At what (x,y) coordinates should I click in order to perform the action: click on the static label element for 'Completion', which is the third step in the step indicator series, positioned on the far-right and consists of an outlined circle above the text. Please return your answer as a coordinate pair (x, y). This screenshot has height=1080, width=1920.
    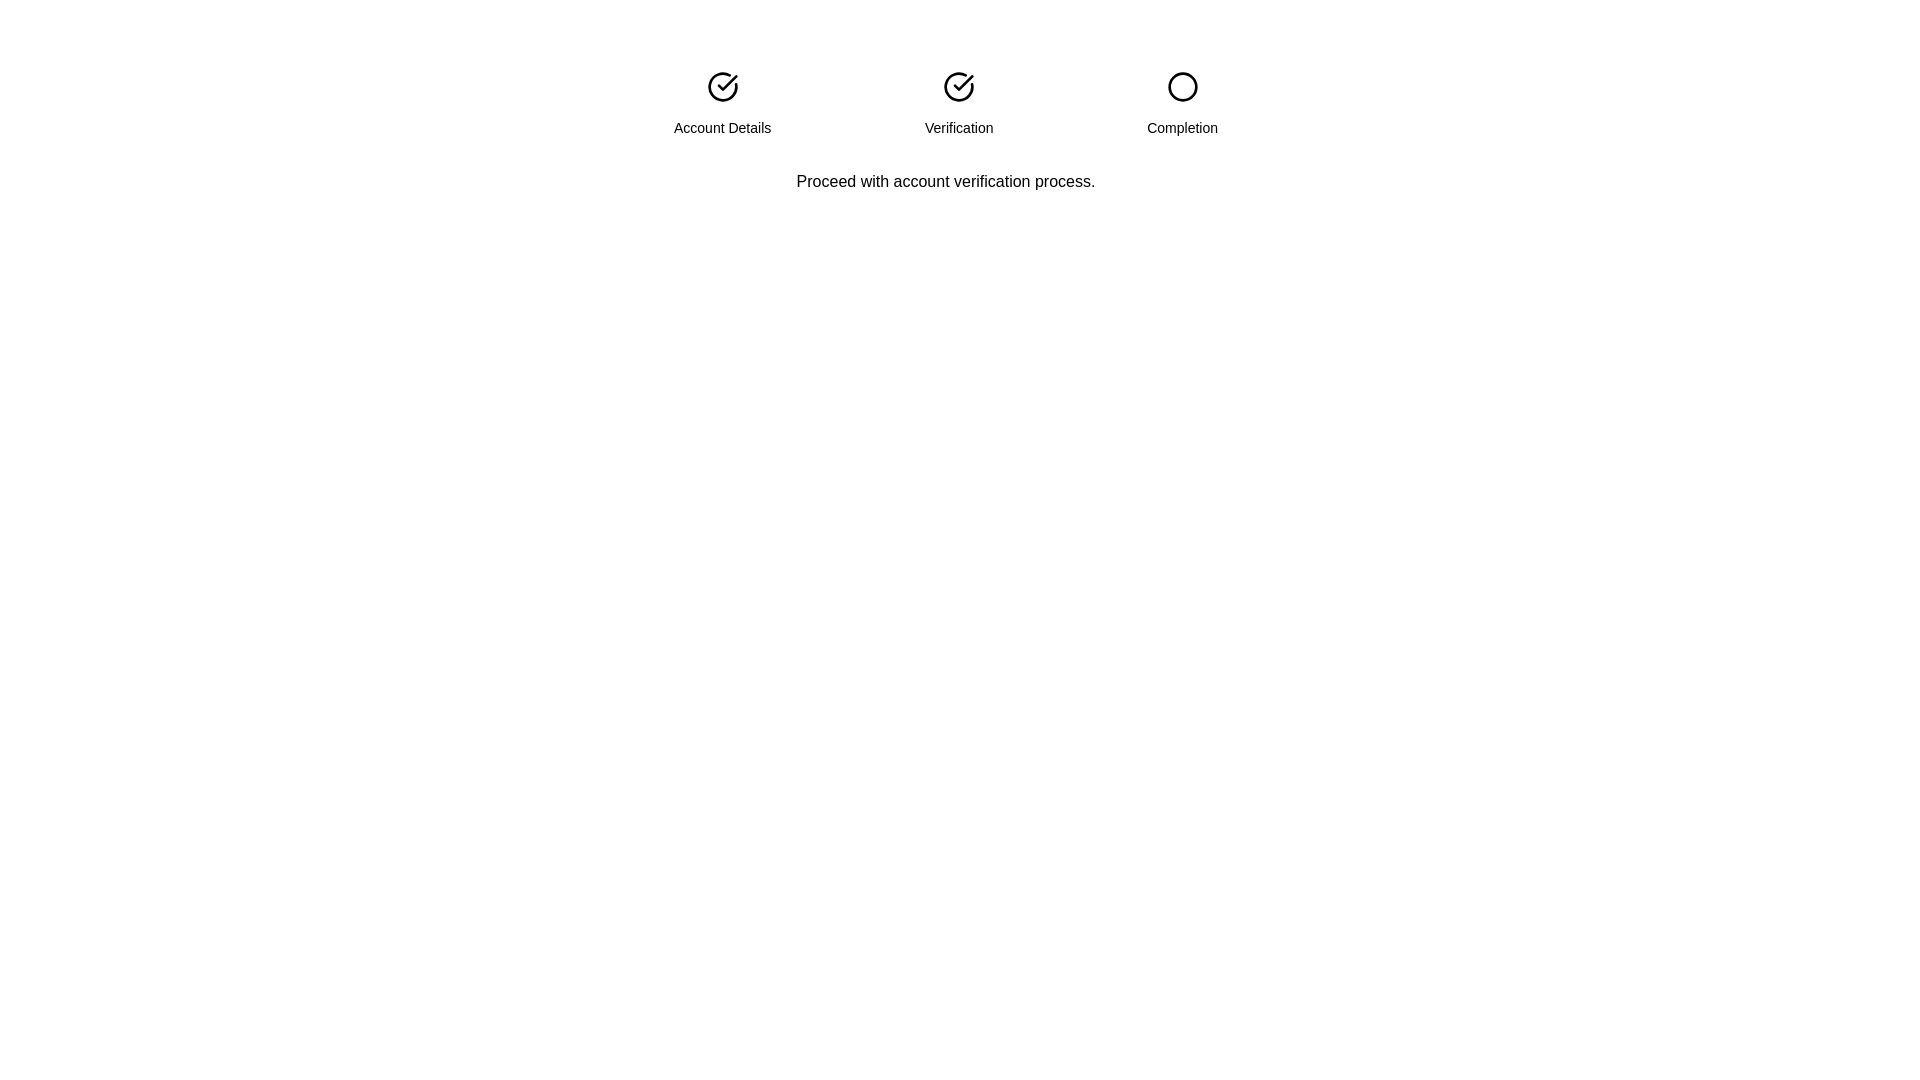
    Looking at the image, I should click on (1182, 104).